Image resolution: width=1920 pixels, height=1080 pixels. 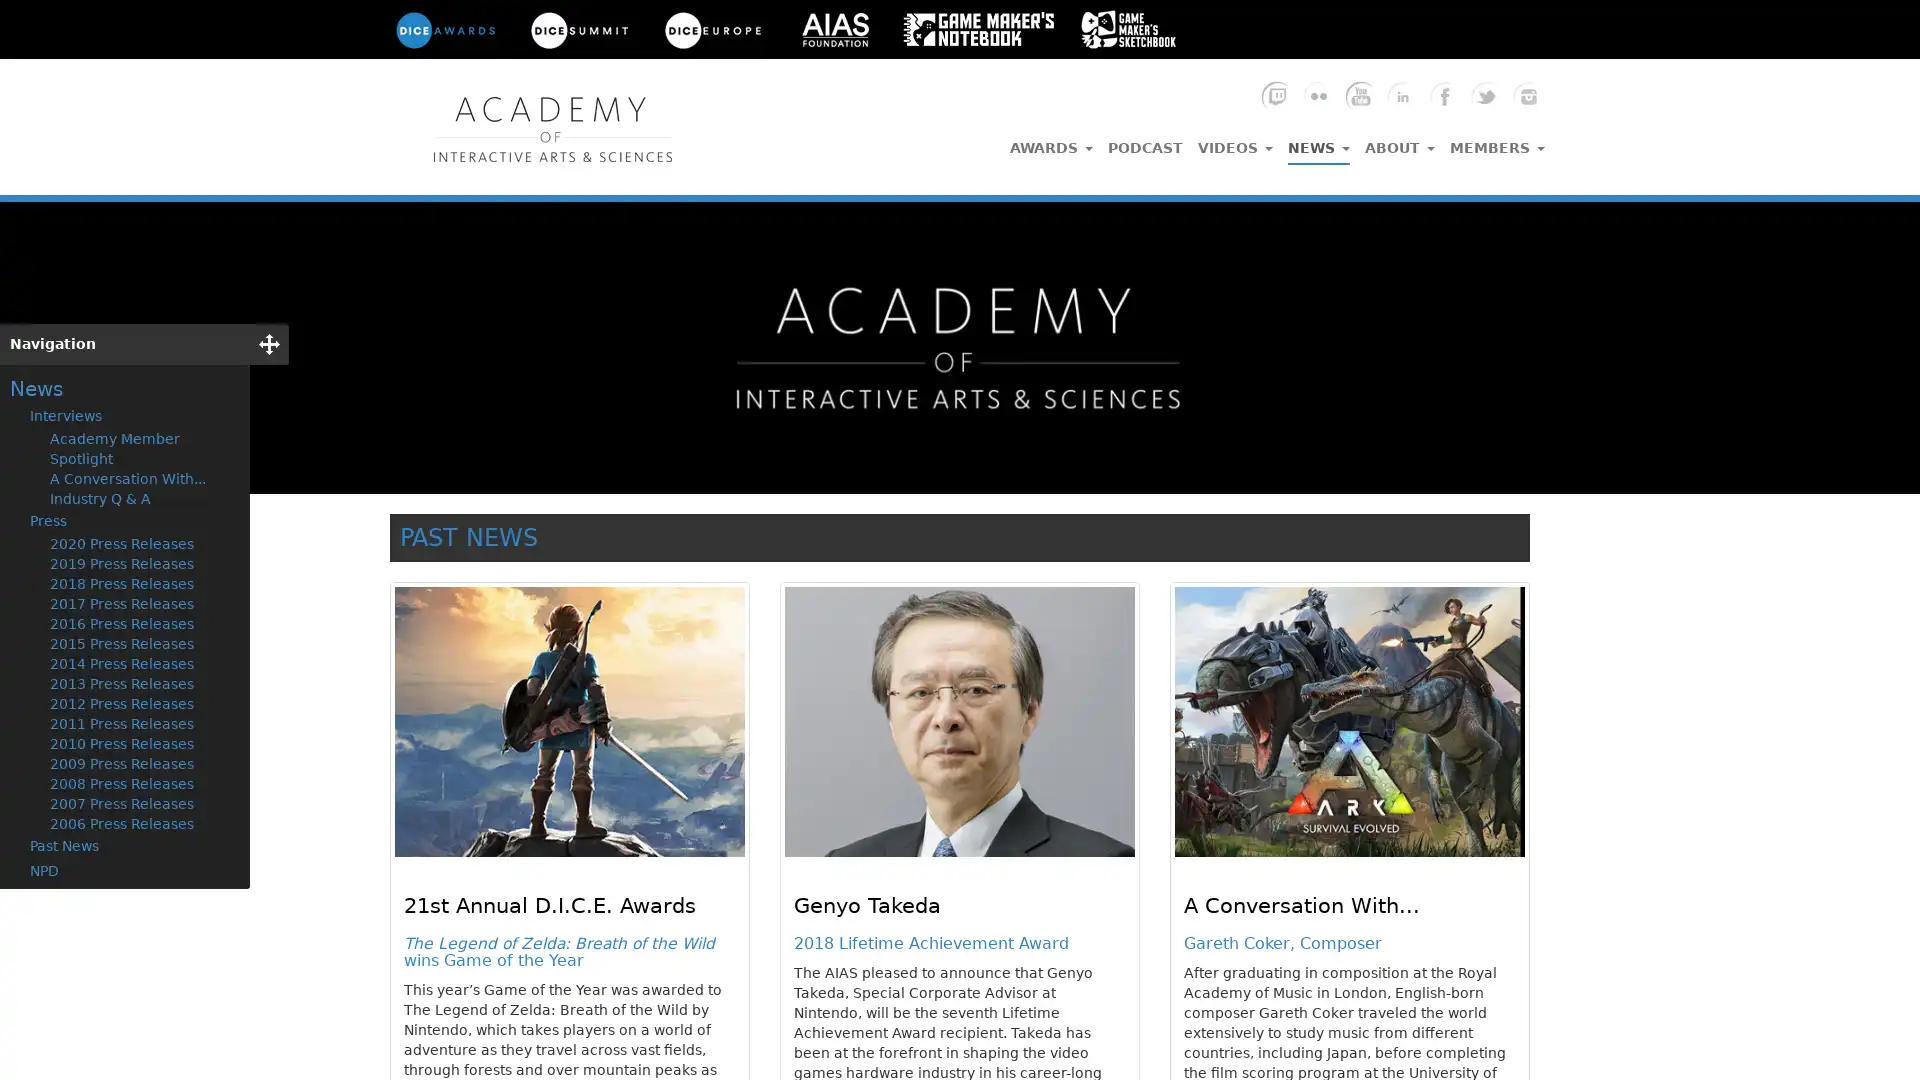 What do you see at coordinates (1234, 141) in the screenshot?
I see `VIDEOS` at bounding box center [1234, 141].